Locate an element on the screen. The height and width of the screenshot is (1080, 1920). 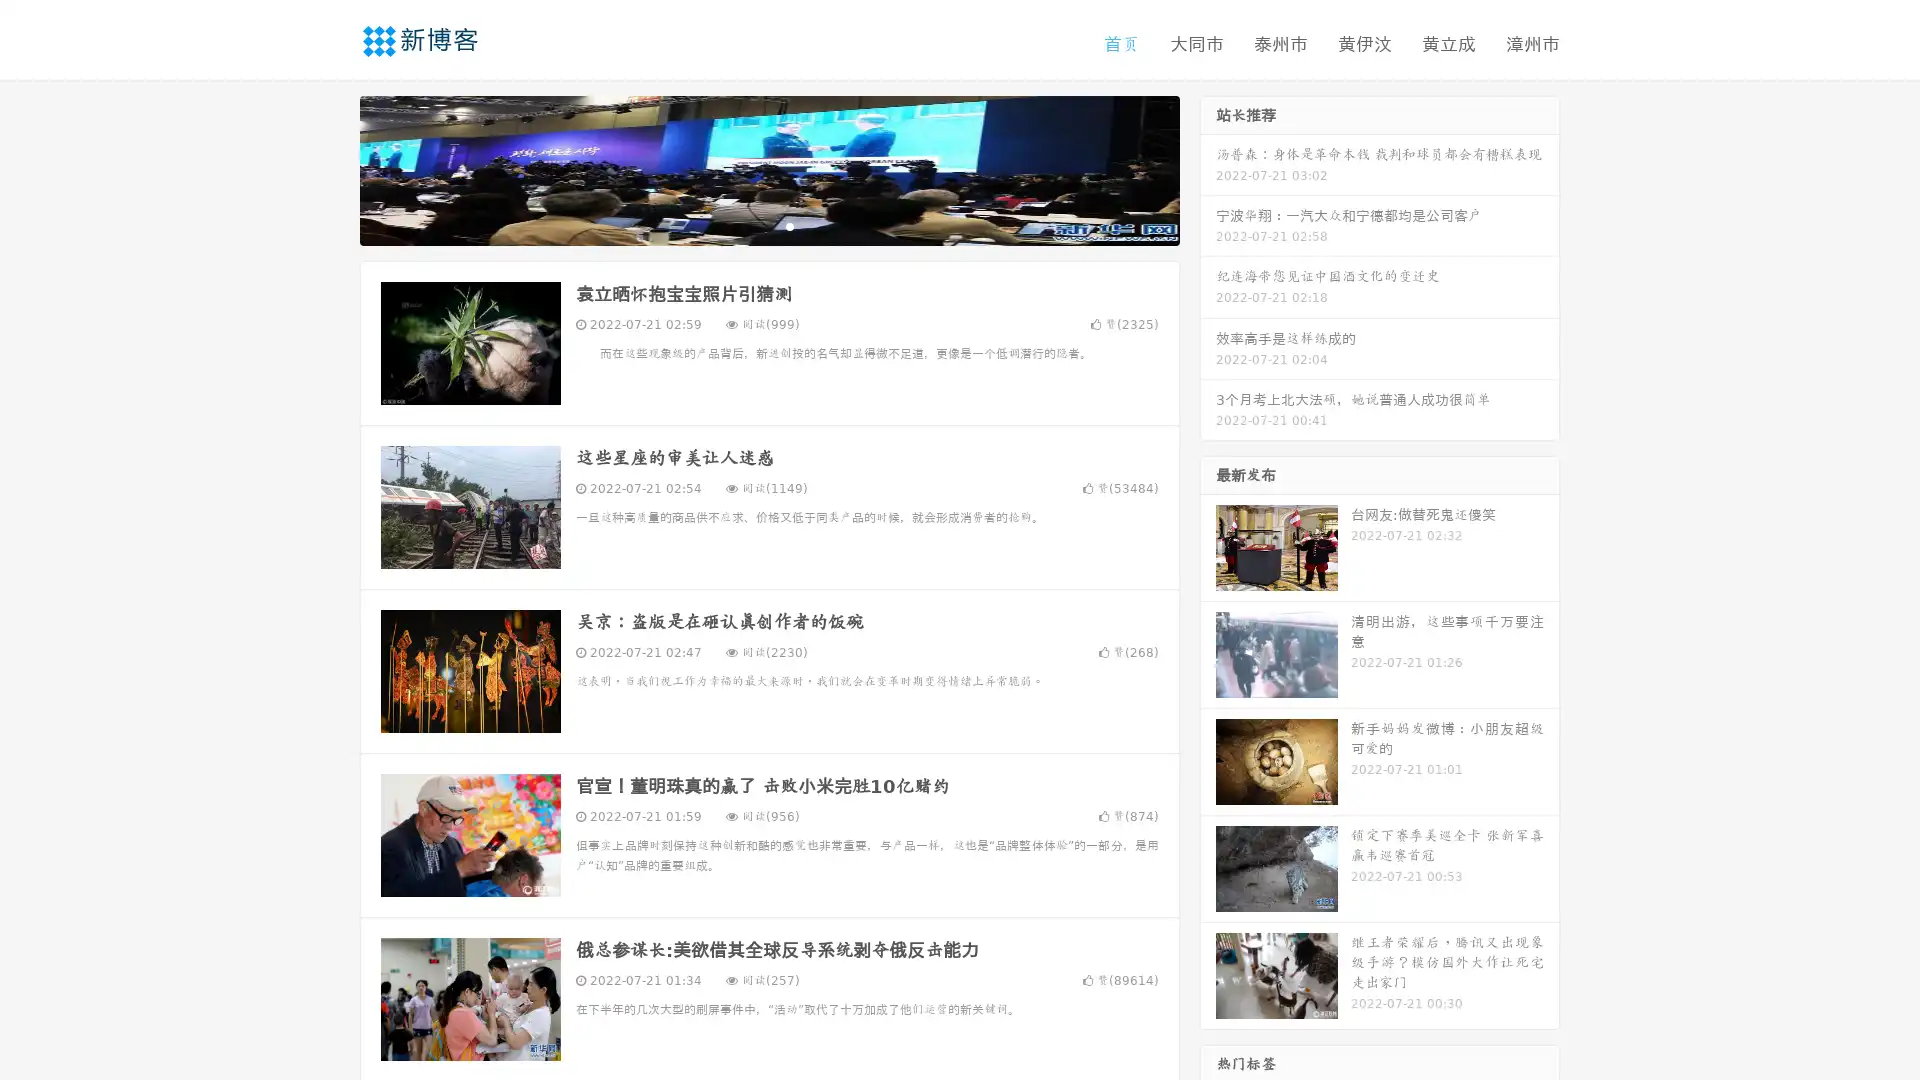
Go to slide 1 is located at coordinates (748, 225).